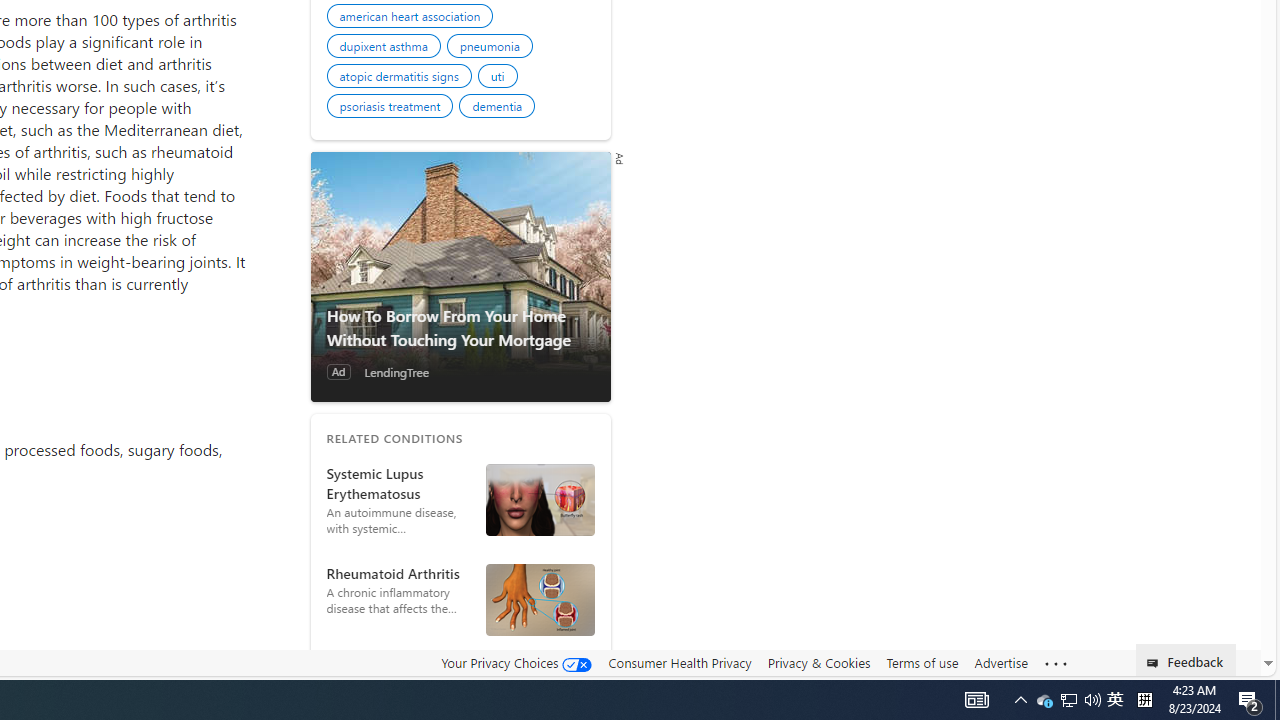 This screenshot has width=1280, height=720. Describe the element at coordinates (540, 598) in the screenshot. I see `'Diagrammatic Representation of - Rheumatoid Arthritis'` at that location.